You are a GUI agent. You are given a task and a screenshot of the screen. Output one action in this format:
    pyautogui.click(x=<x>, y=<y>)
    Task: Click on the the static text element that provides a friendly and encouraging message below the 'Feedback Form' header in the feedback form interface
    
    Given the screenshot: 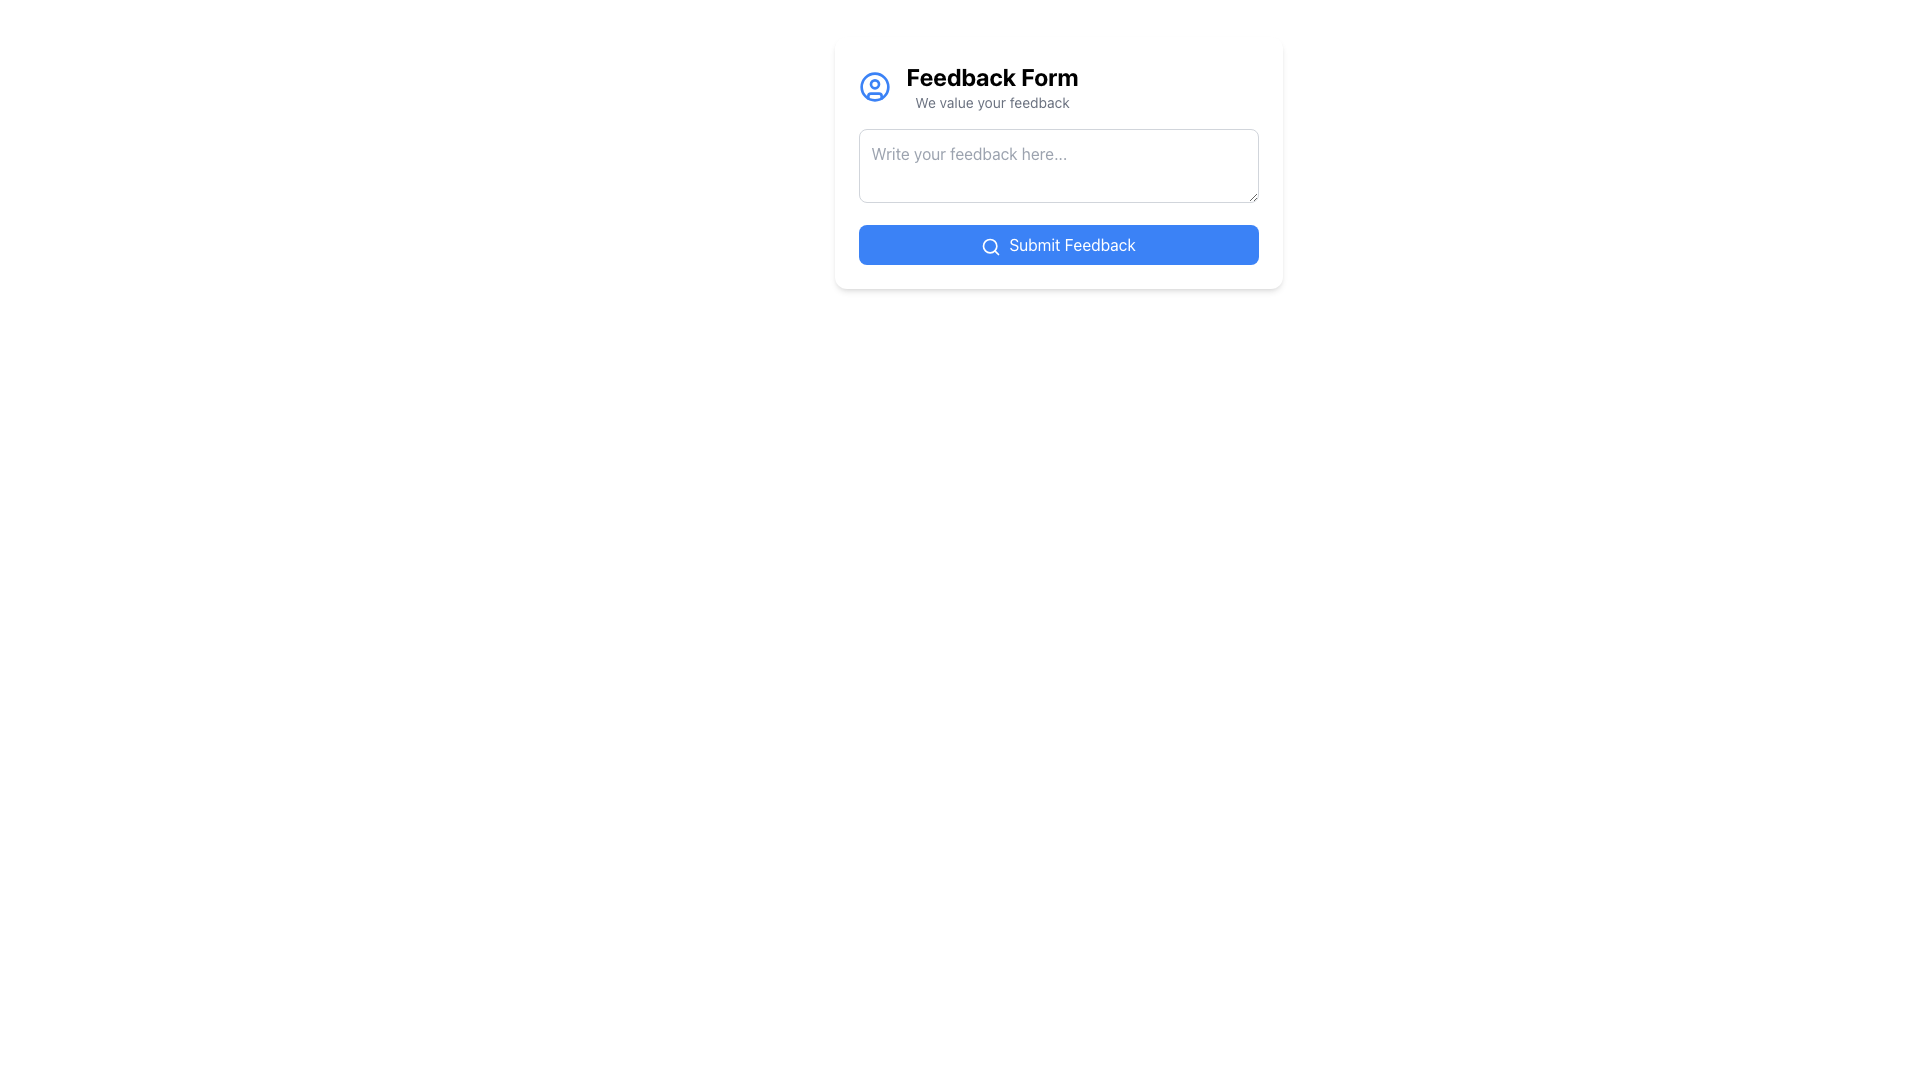 What is the action you would take?
    pyautogui.click(x=992, y=103)
    